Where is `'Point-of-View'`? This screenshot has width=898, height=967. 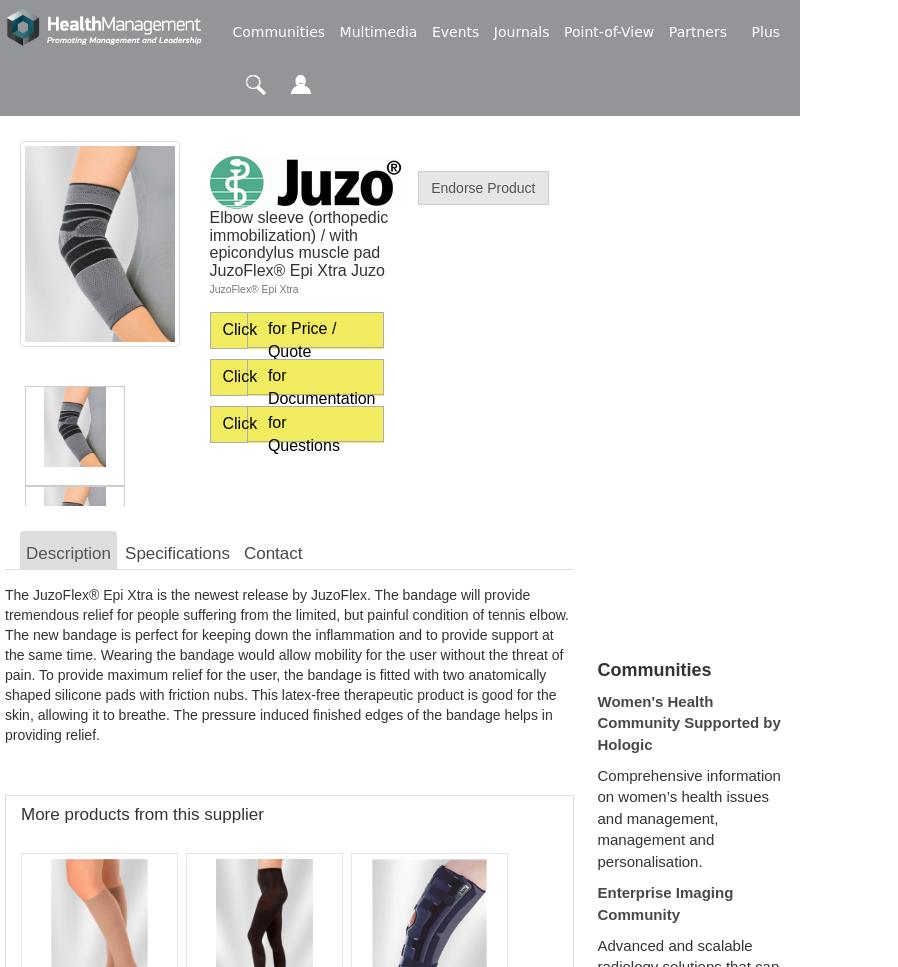
'Point-of-View' is located at coordinates (608, 32).